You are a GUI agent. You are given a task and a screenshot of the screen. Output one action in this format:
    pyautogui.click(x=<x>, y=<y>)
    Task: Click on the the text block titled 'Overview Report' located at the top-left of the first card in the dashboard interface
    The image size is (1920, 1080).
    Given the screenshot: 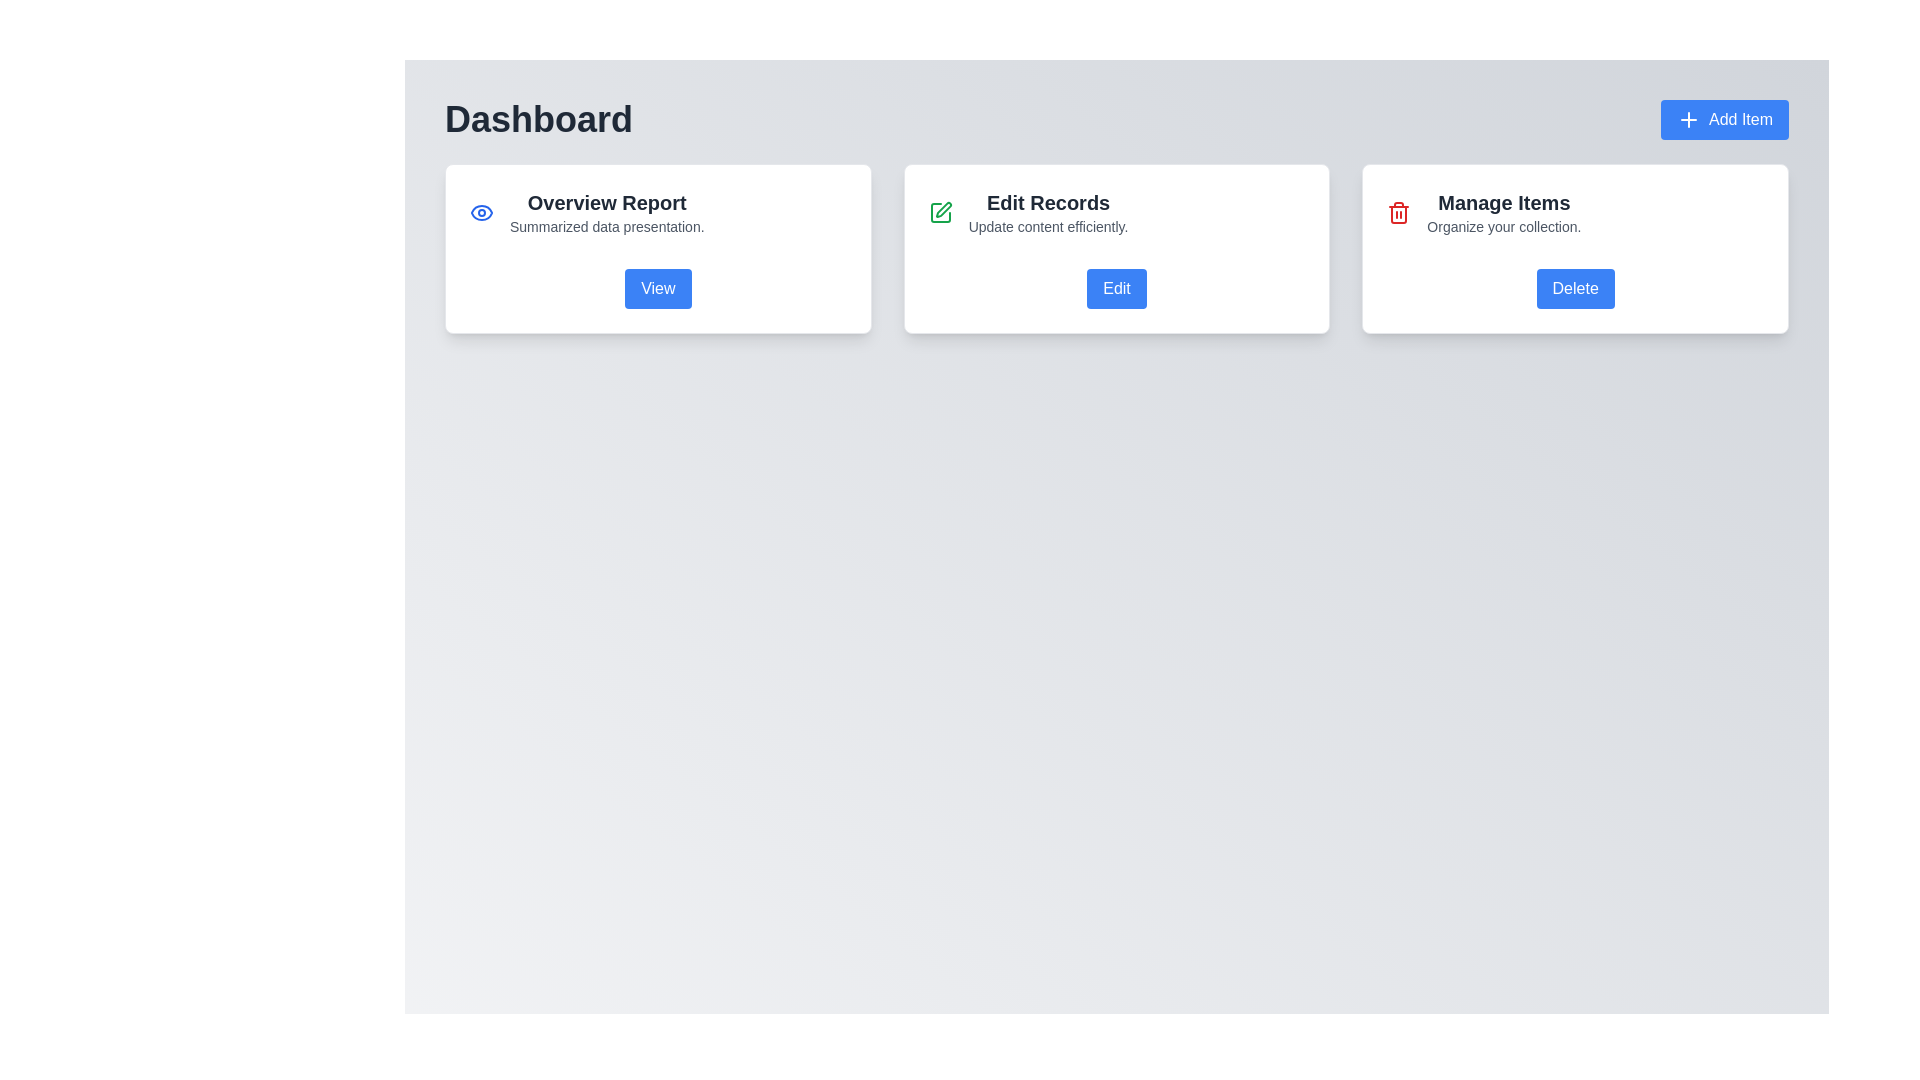 What is the action you would take?
    pyautogui.click(x=658, y=212)
    